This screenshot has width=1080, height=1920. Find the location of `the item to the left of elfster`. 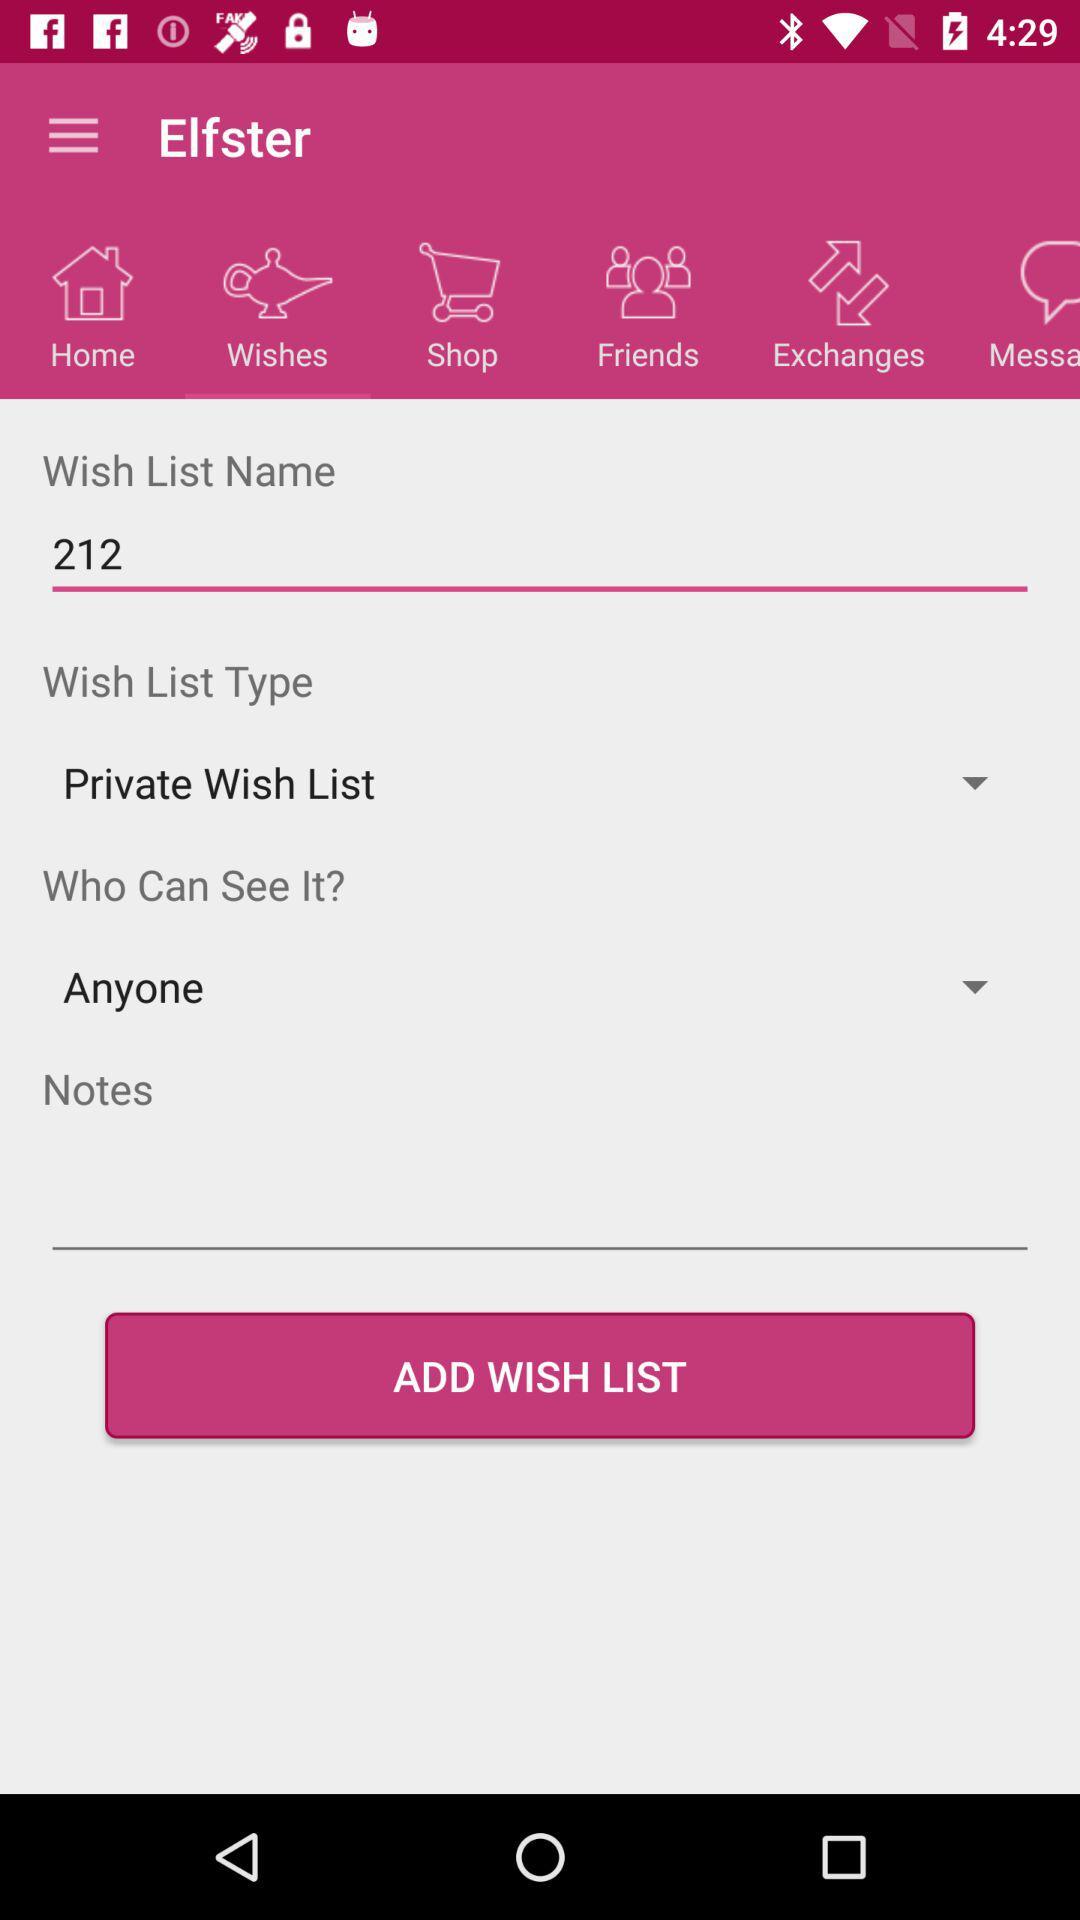

the item to the left of elfster is located at coordinates (72, 135).